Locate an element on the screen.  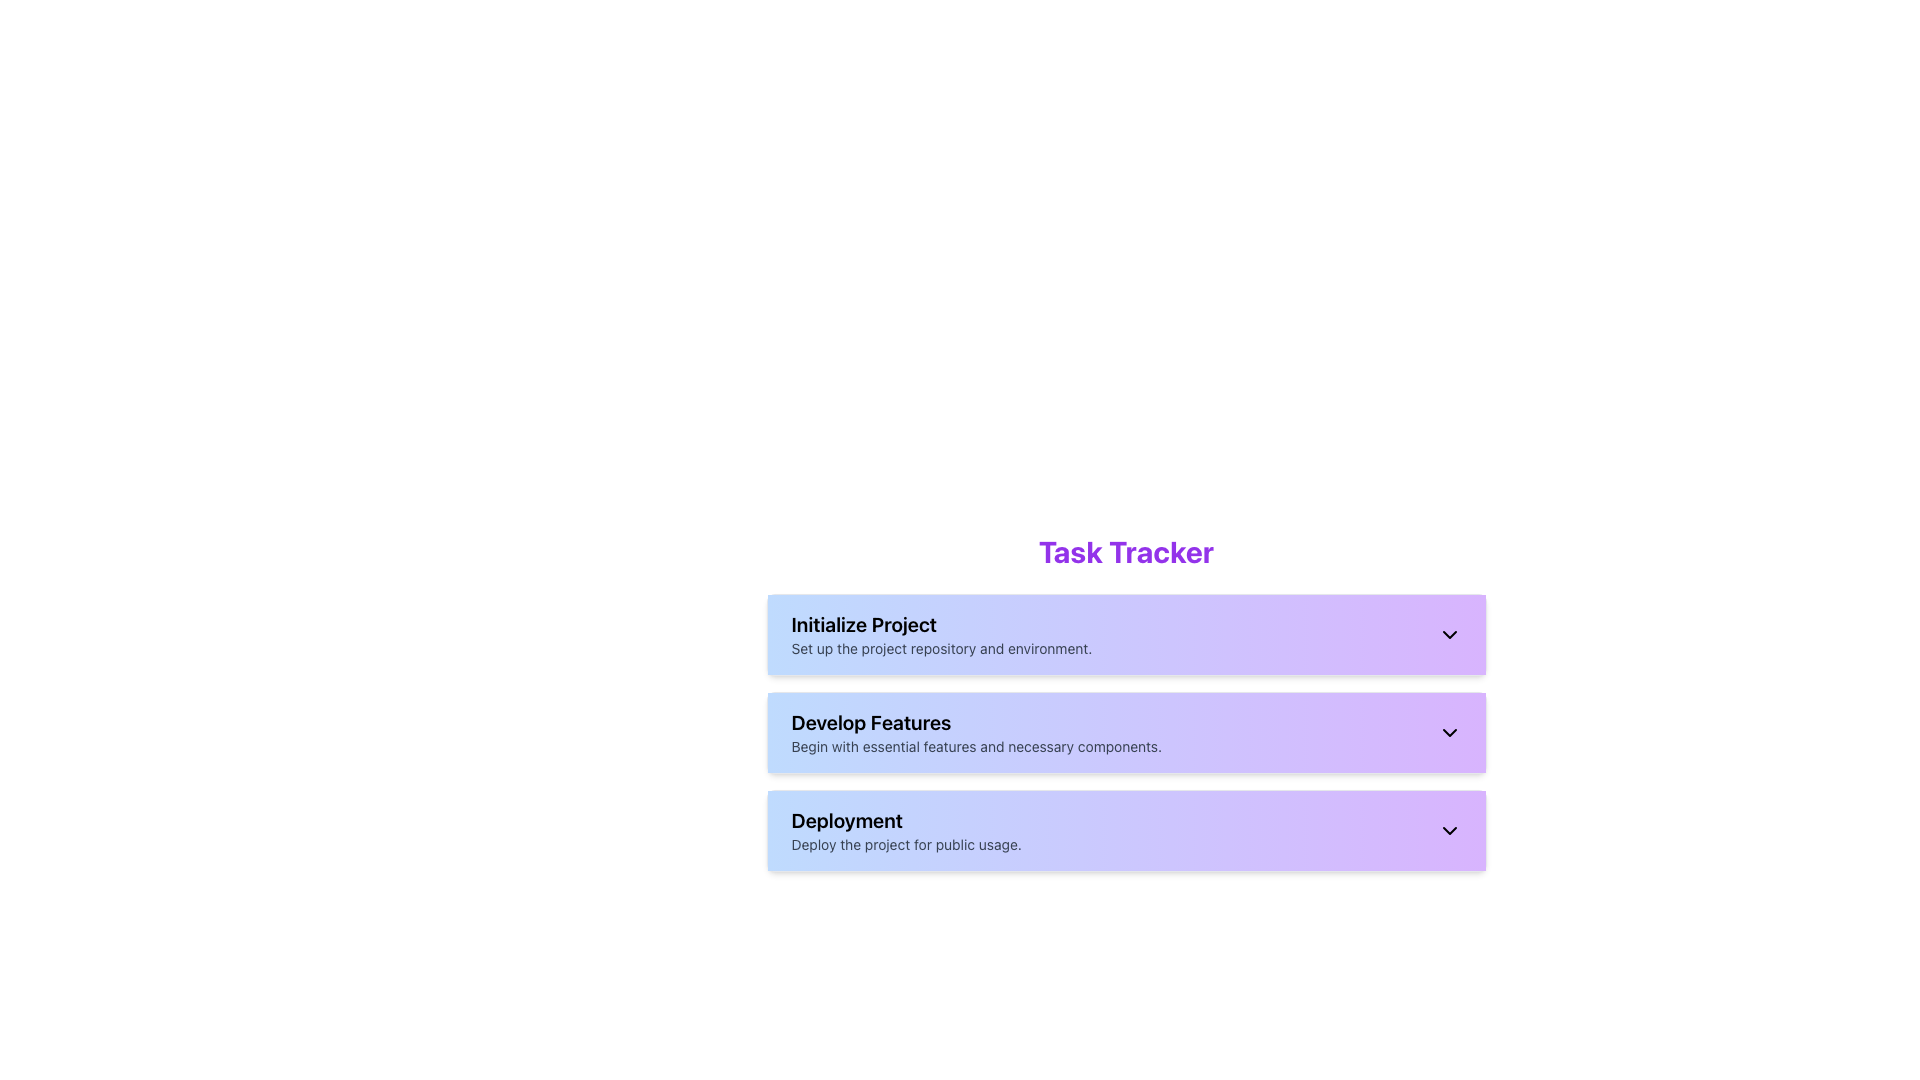
the non-interactive text block providing additional details for the heading 'Initialize Project', located directly beneath it is located at coordinates (940, 648).